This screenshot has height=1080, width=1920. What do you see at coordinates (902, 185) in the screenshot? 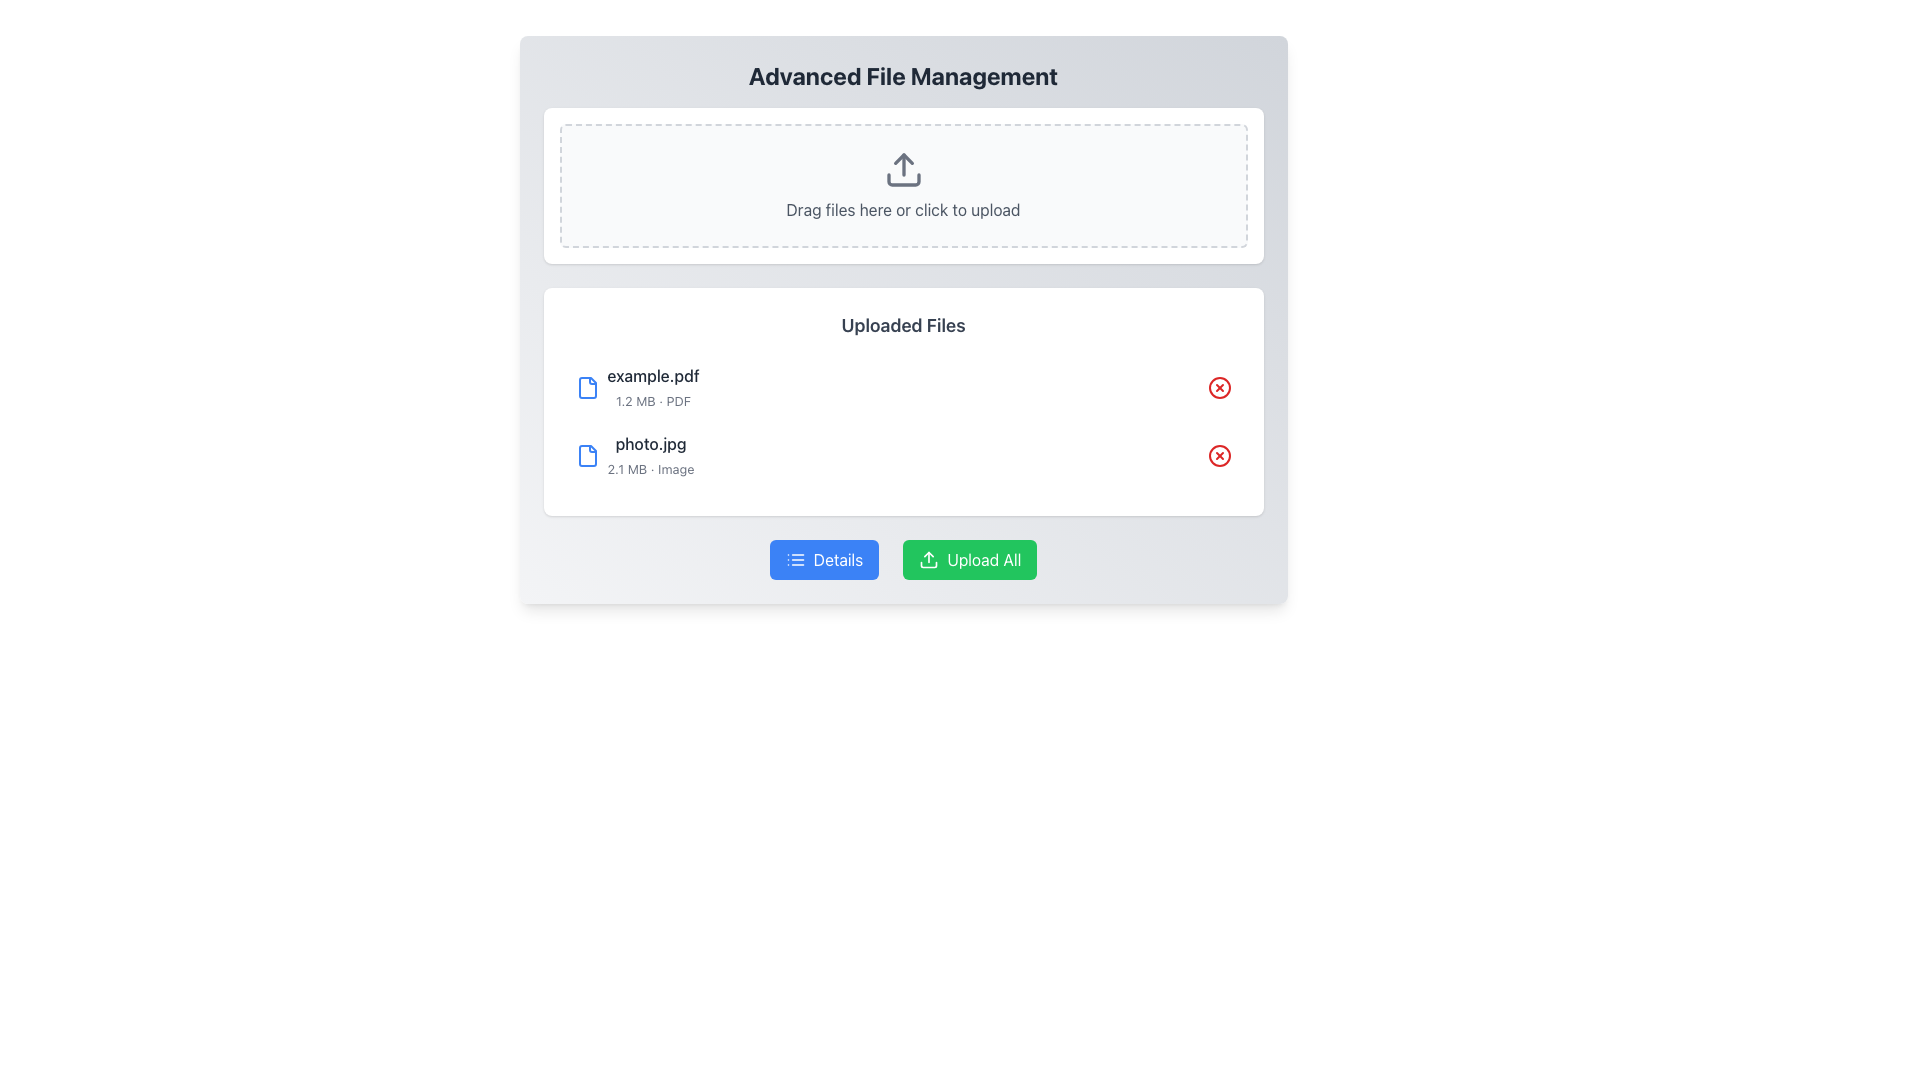
I see `the File upload area, which is a rectangular element with rounded corners, a dashed gray border, and a light gray background` at bounding box center [902, 185].